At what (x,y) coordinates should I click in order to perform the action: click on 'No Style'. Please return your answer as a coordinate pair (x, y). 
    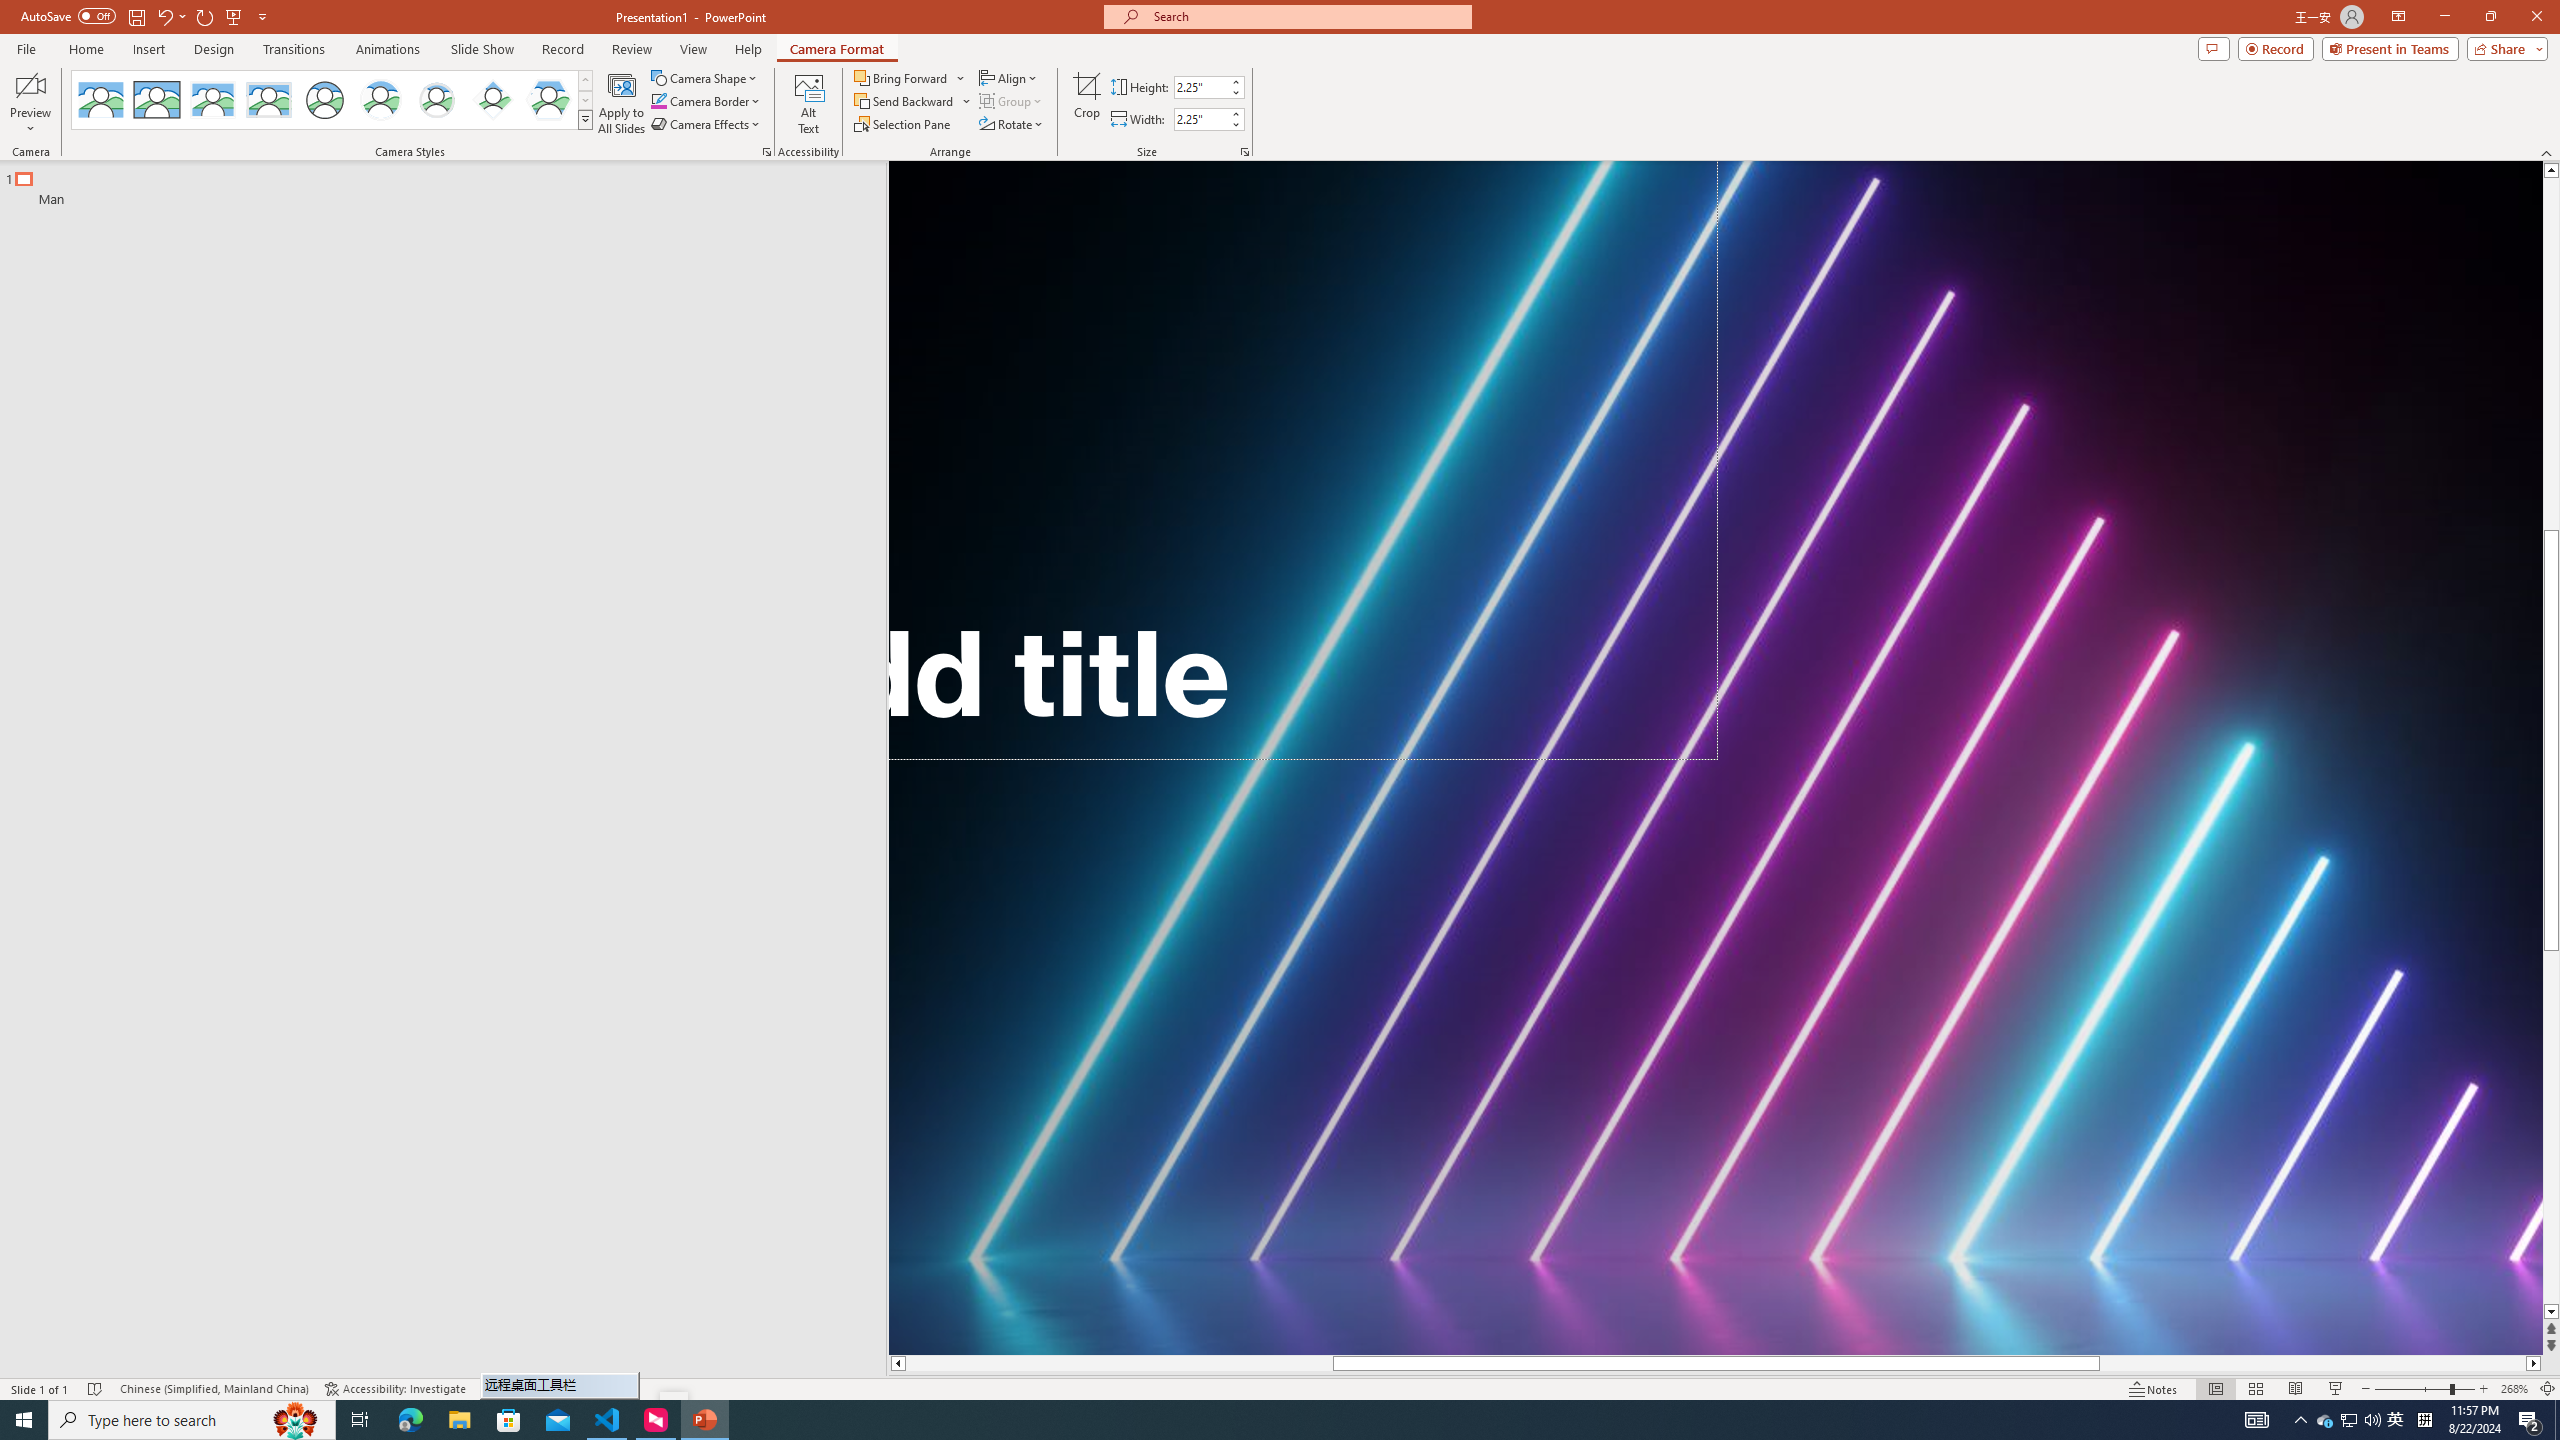
    Looking at the image, I should click on (101, 99).